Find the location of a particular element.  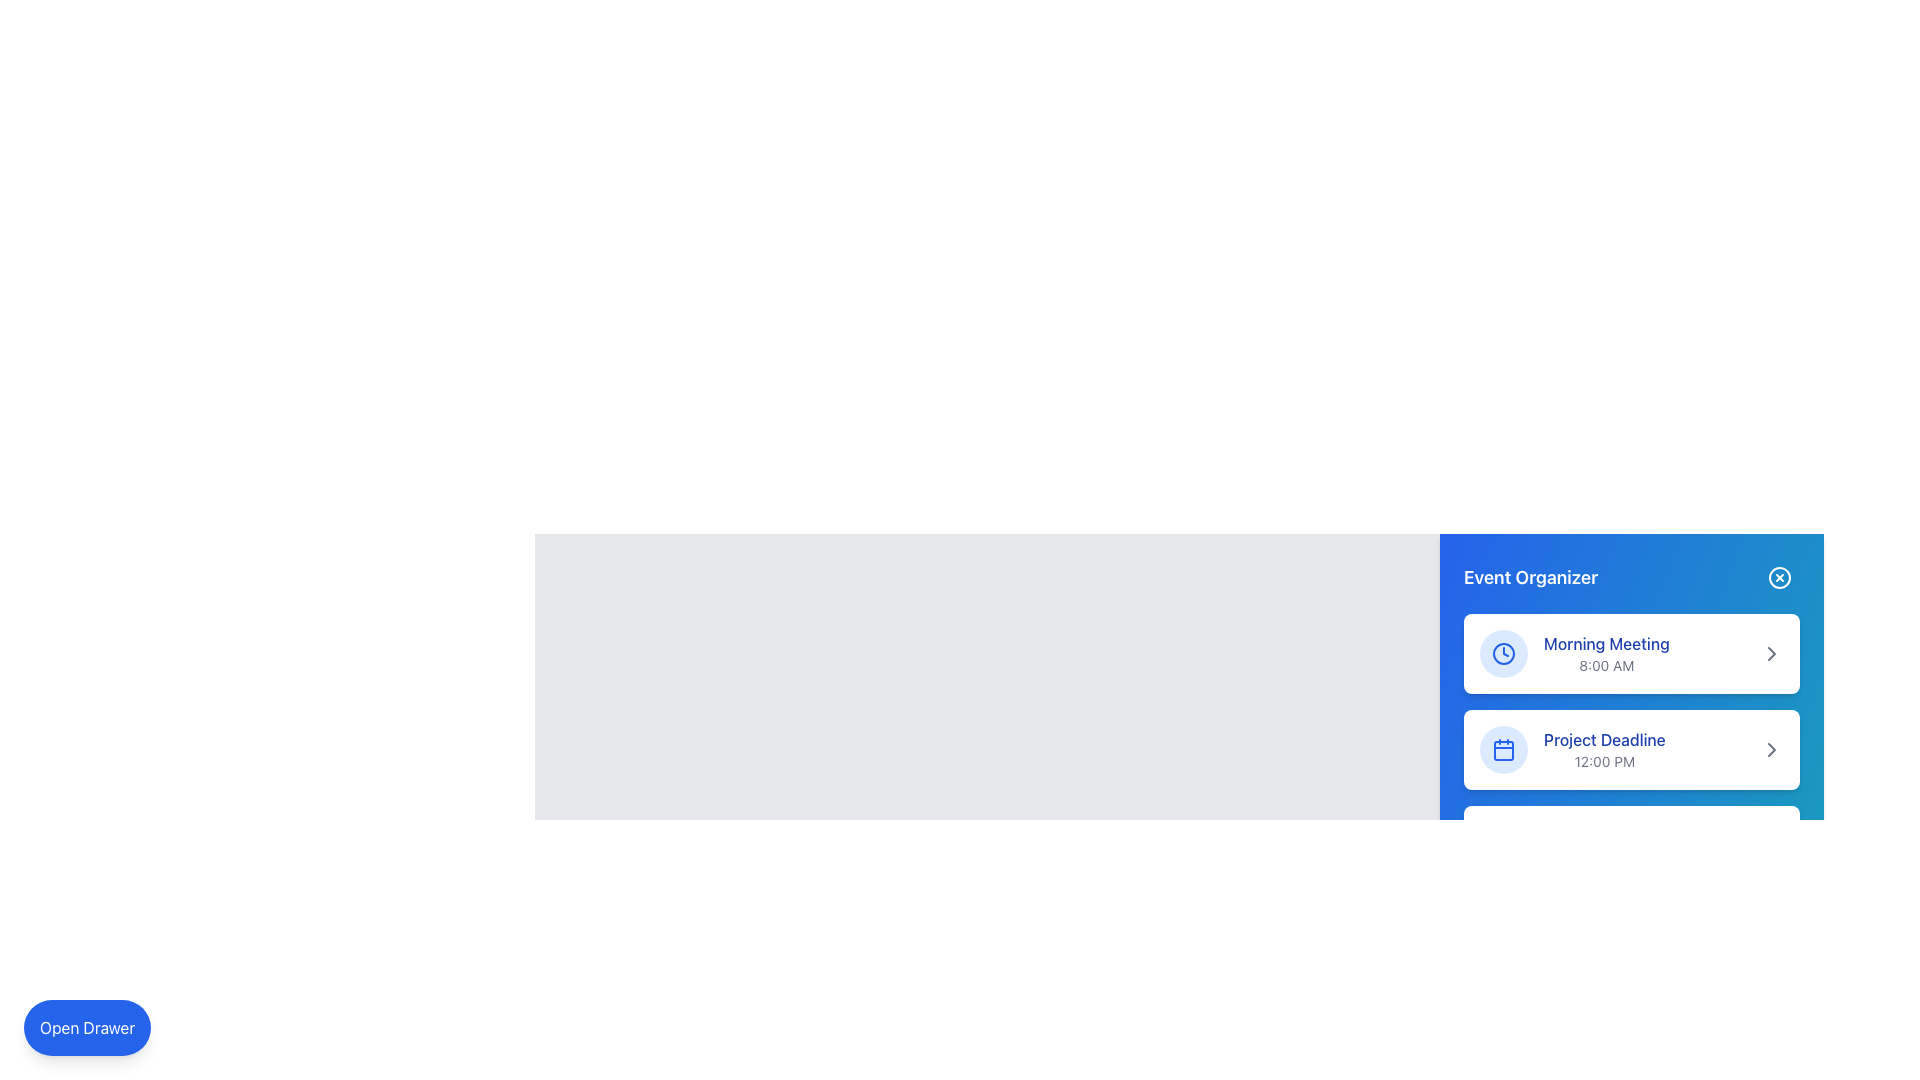

the calendar icon is located at coordinates (1503, 751).